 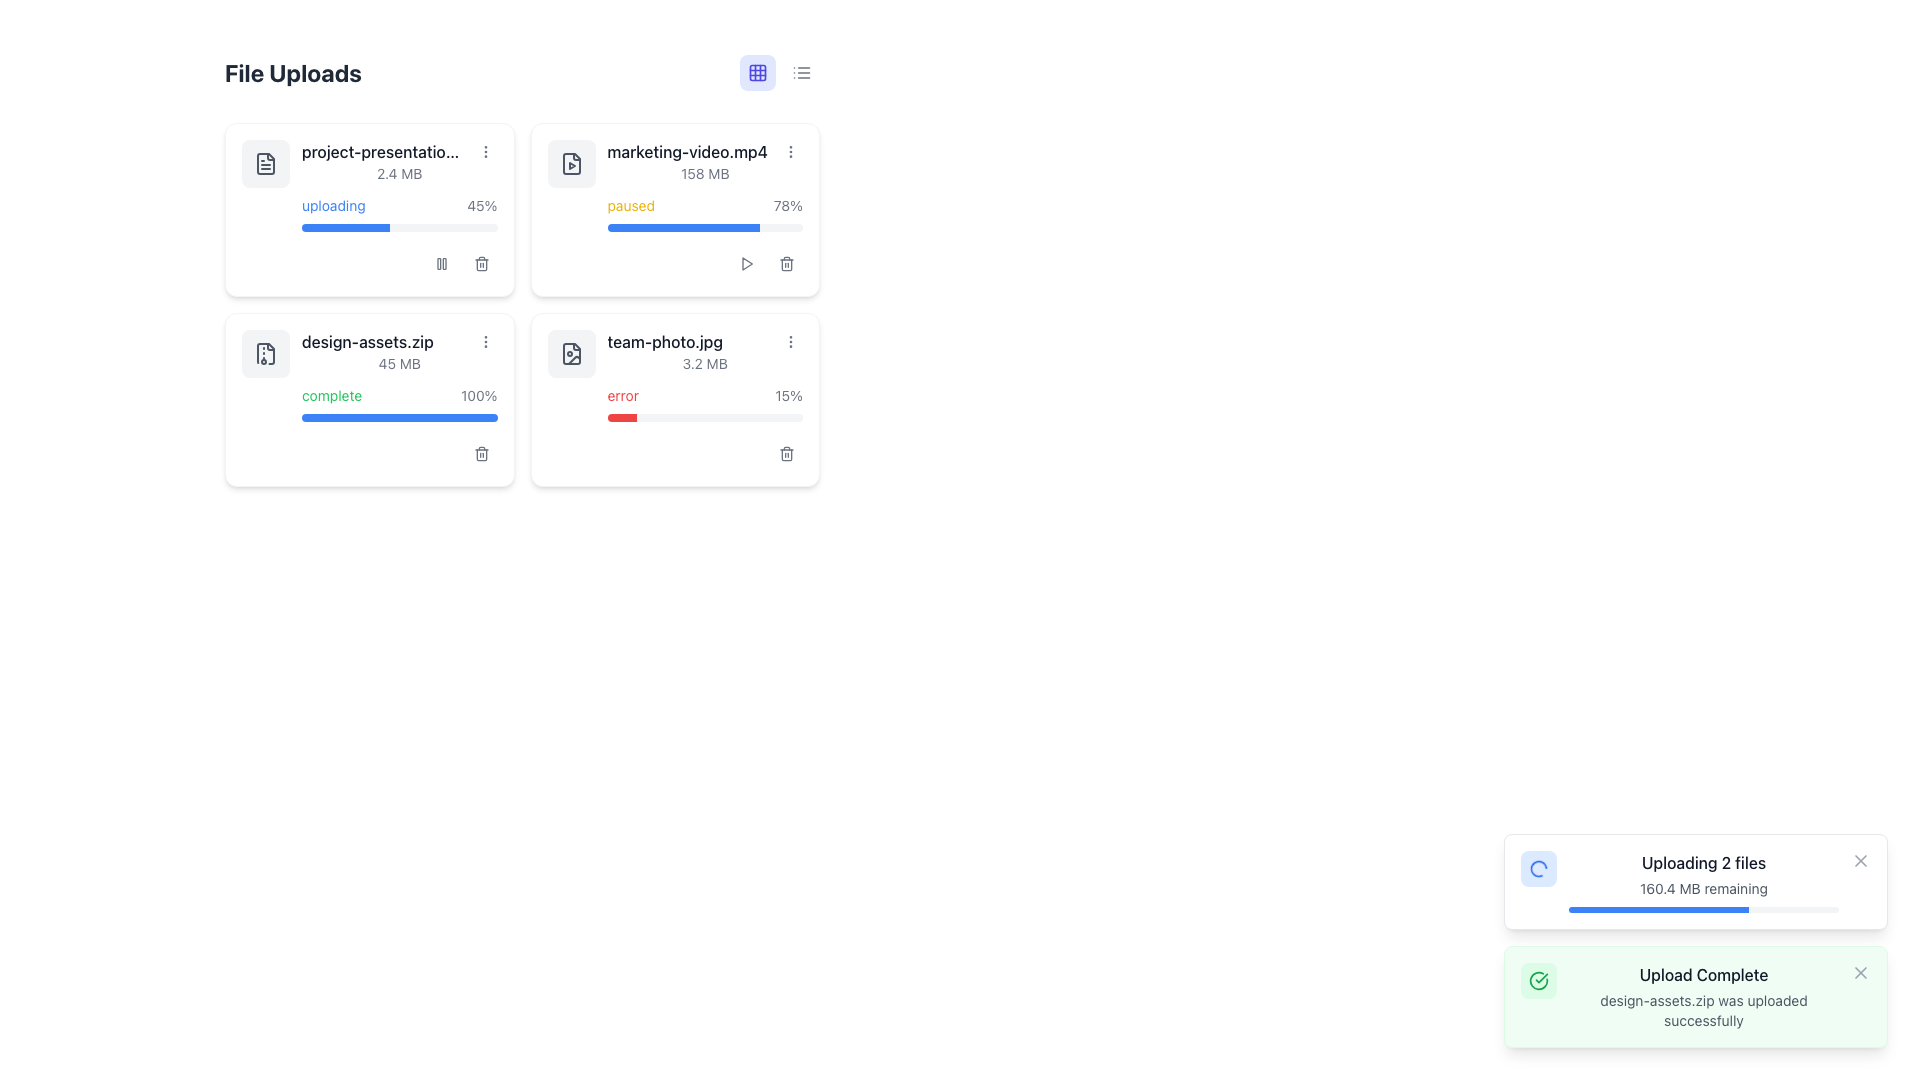 What do you see at coordinates (801, 72) in the screenshot?
I see `the toggle icon button located in the top-right section of the interface to switch to the list view in the file uploads interface` at bounding box center [801, 72].